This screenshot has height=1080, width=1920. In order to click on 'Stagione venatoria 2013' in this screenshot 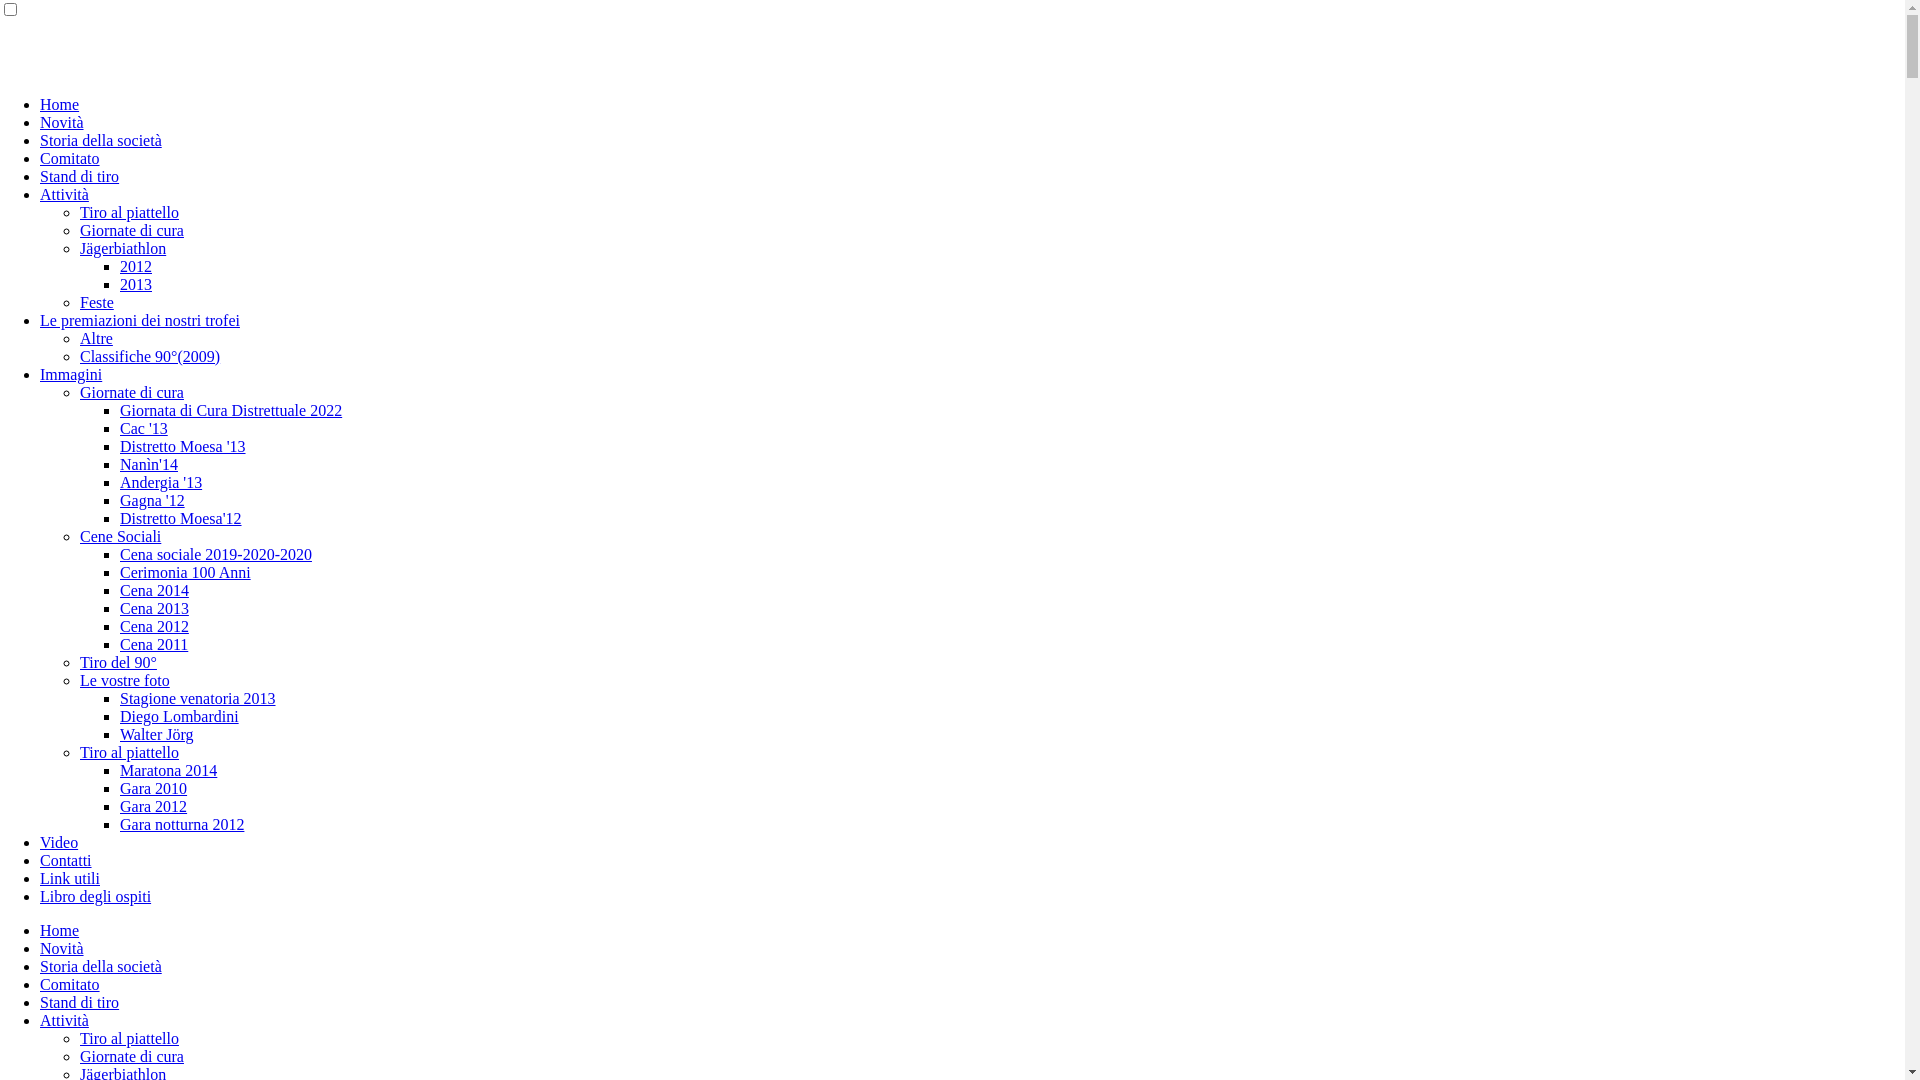, I will do `click(197, 697)`.